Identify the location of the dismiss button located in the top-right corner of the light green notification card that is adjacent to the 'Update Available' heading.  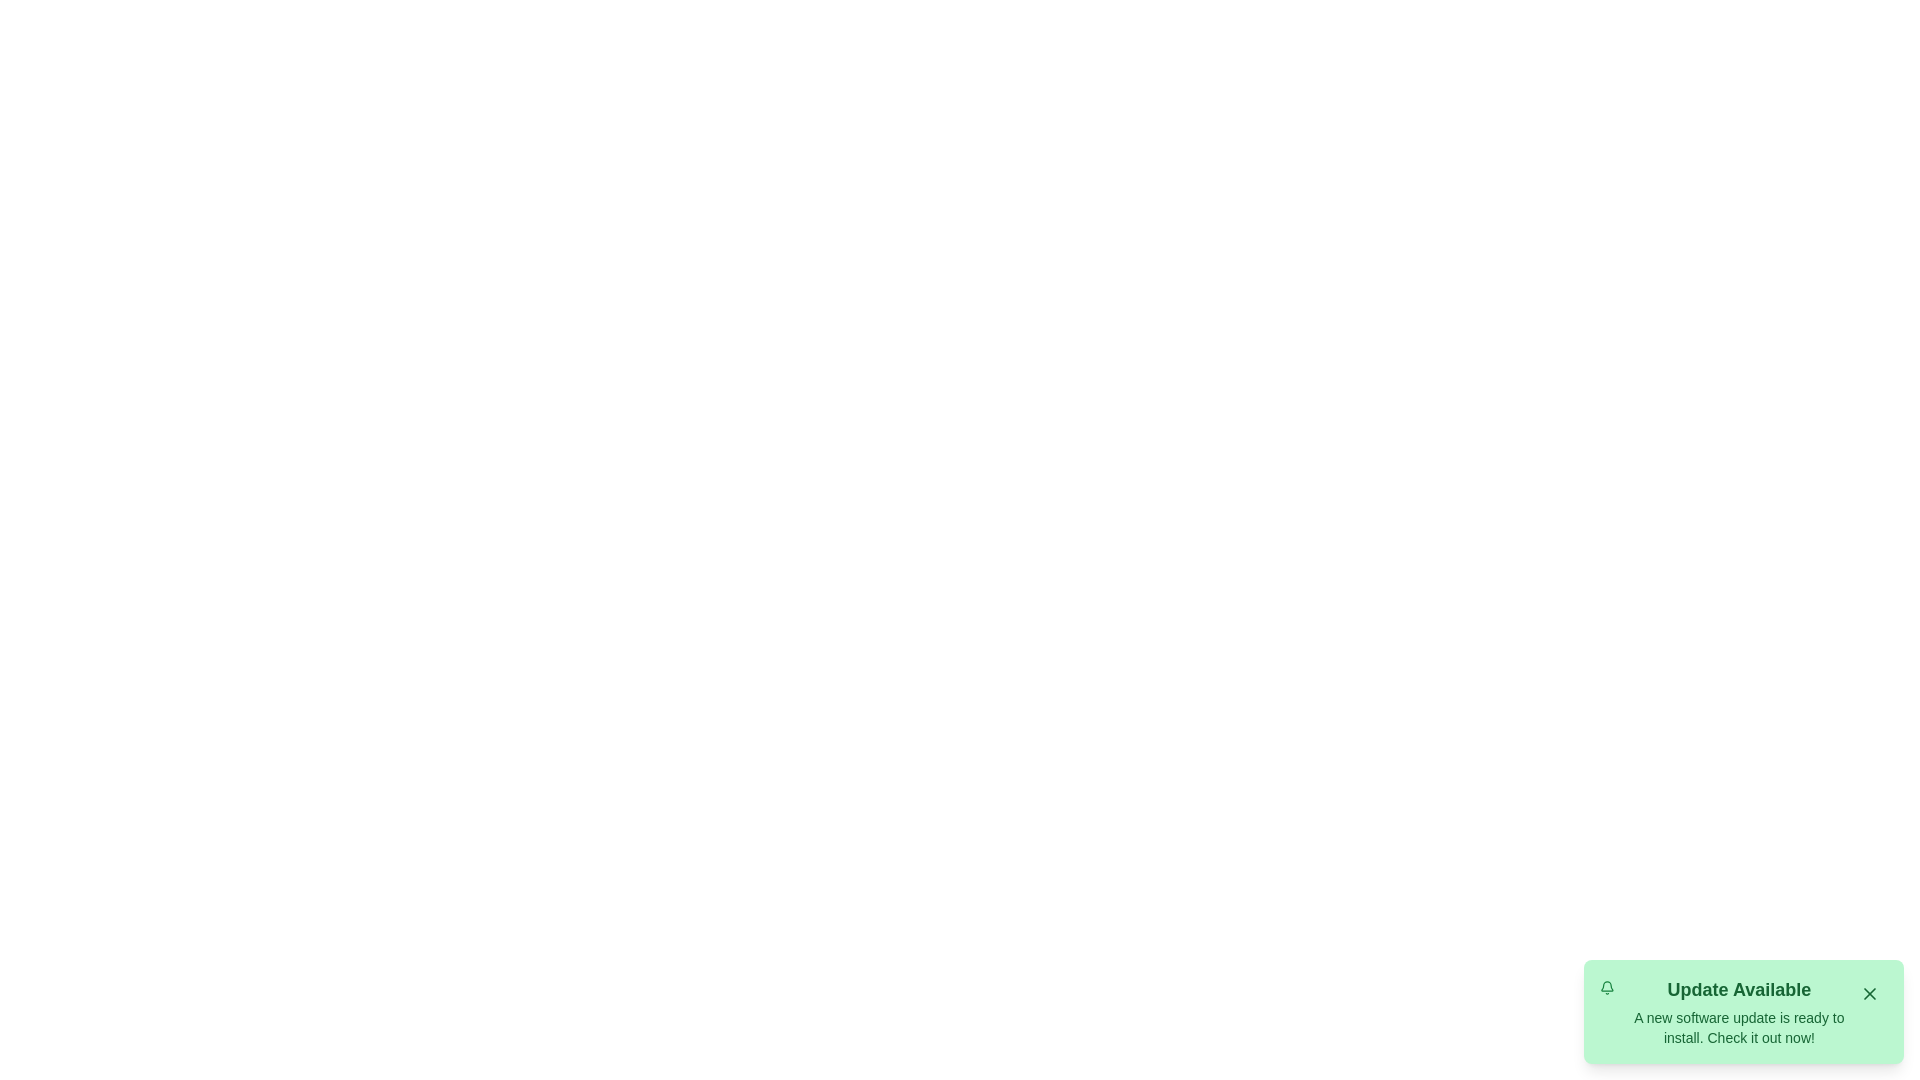
(1869, 994).